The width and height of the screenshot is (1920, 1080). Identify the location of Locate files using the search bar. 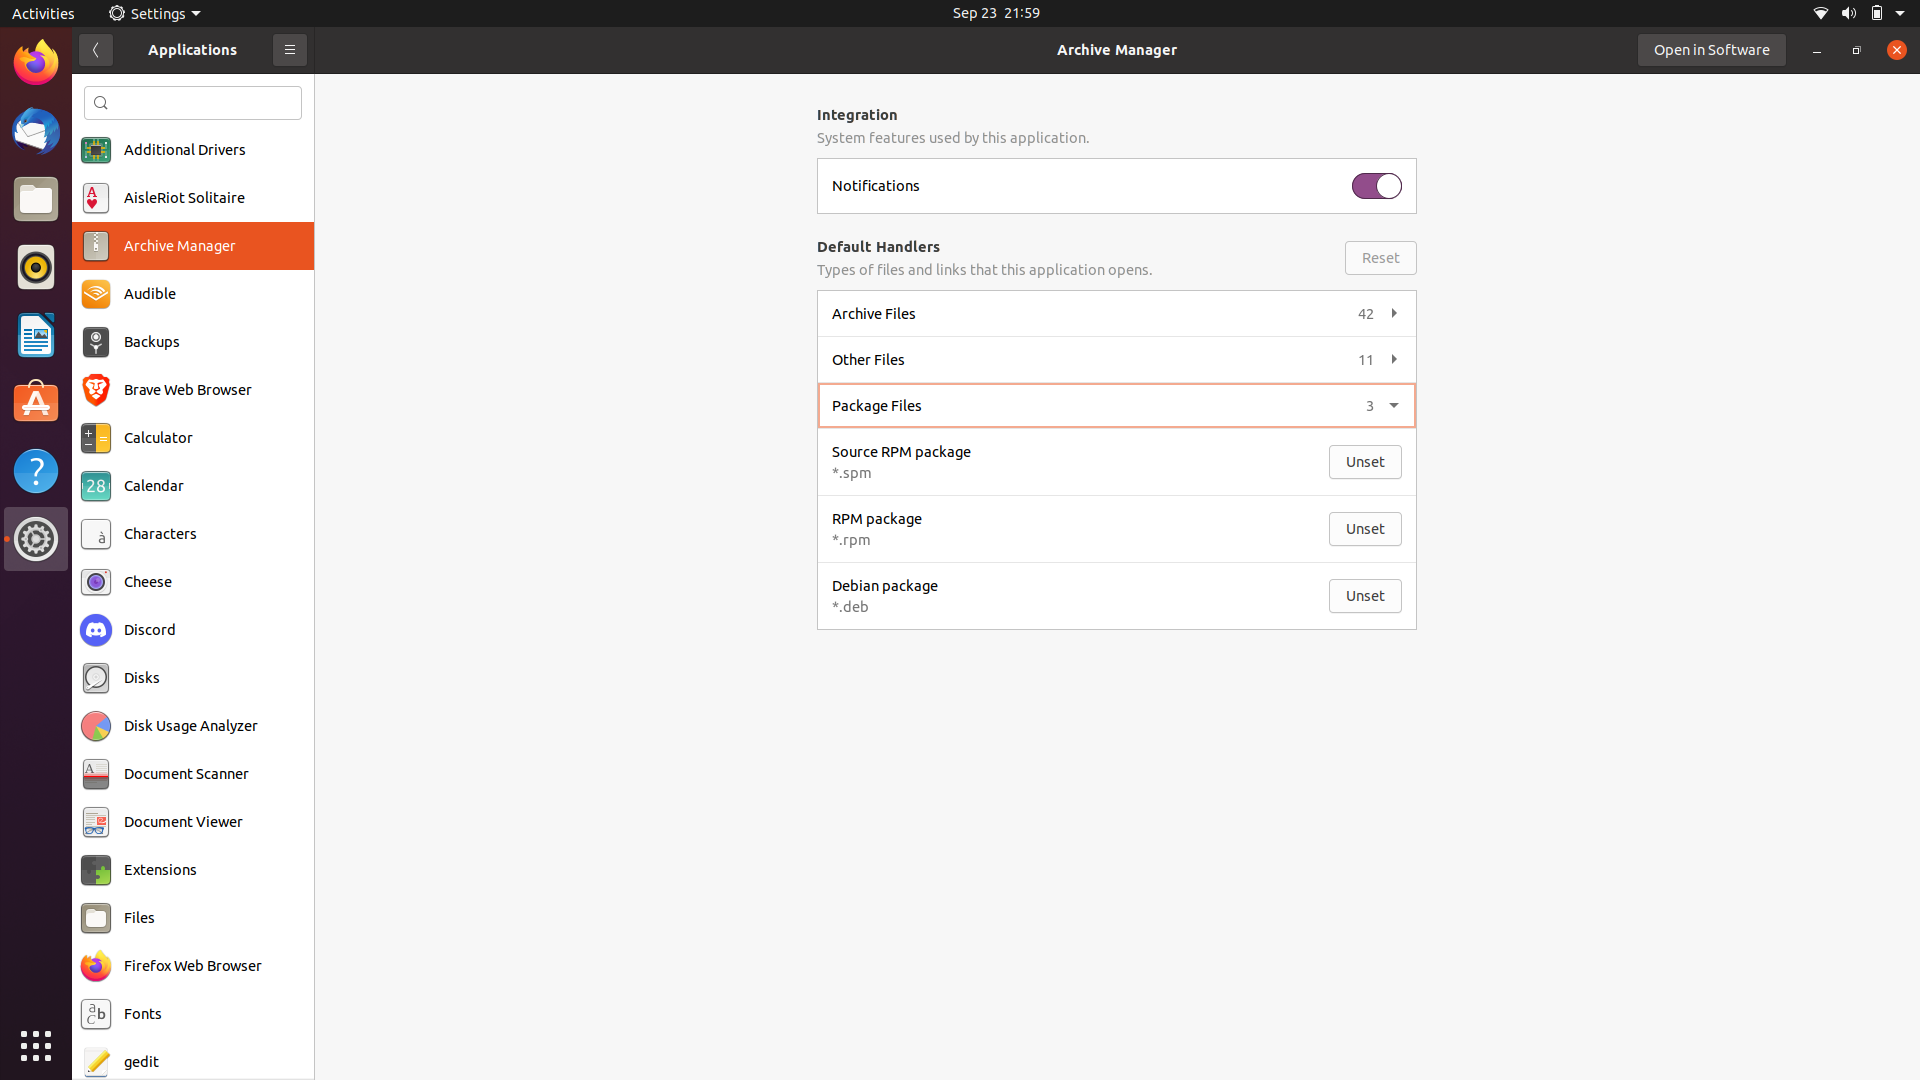
(193, 102).